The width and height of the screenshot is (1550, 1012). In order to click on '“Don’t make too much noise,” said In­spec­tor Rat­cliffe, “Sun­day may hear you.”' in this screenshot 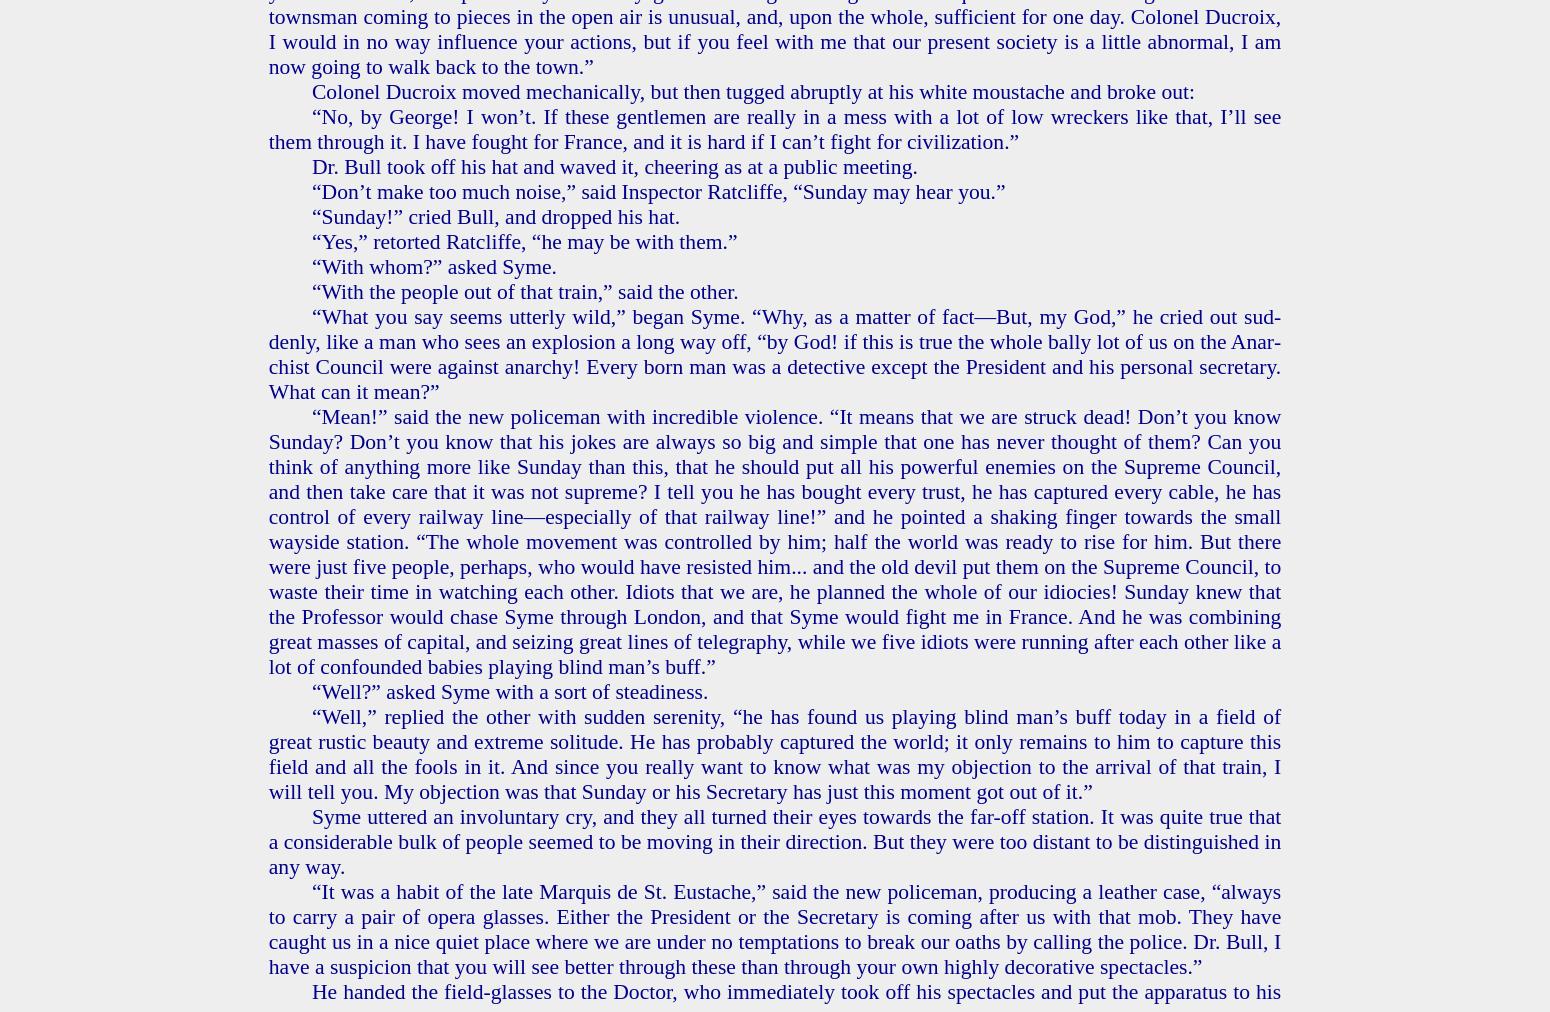, I will do `click(656, 190)`.